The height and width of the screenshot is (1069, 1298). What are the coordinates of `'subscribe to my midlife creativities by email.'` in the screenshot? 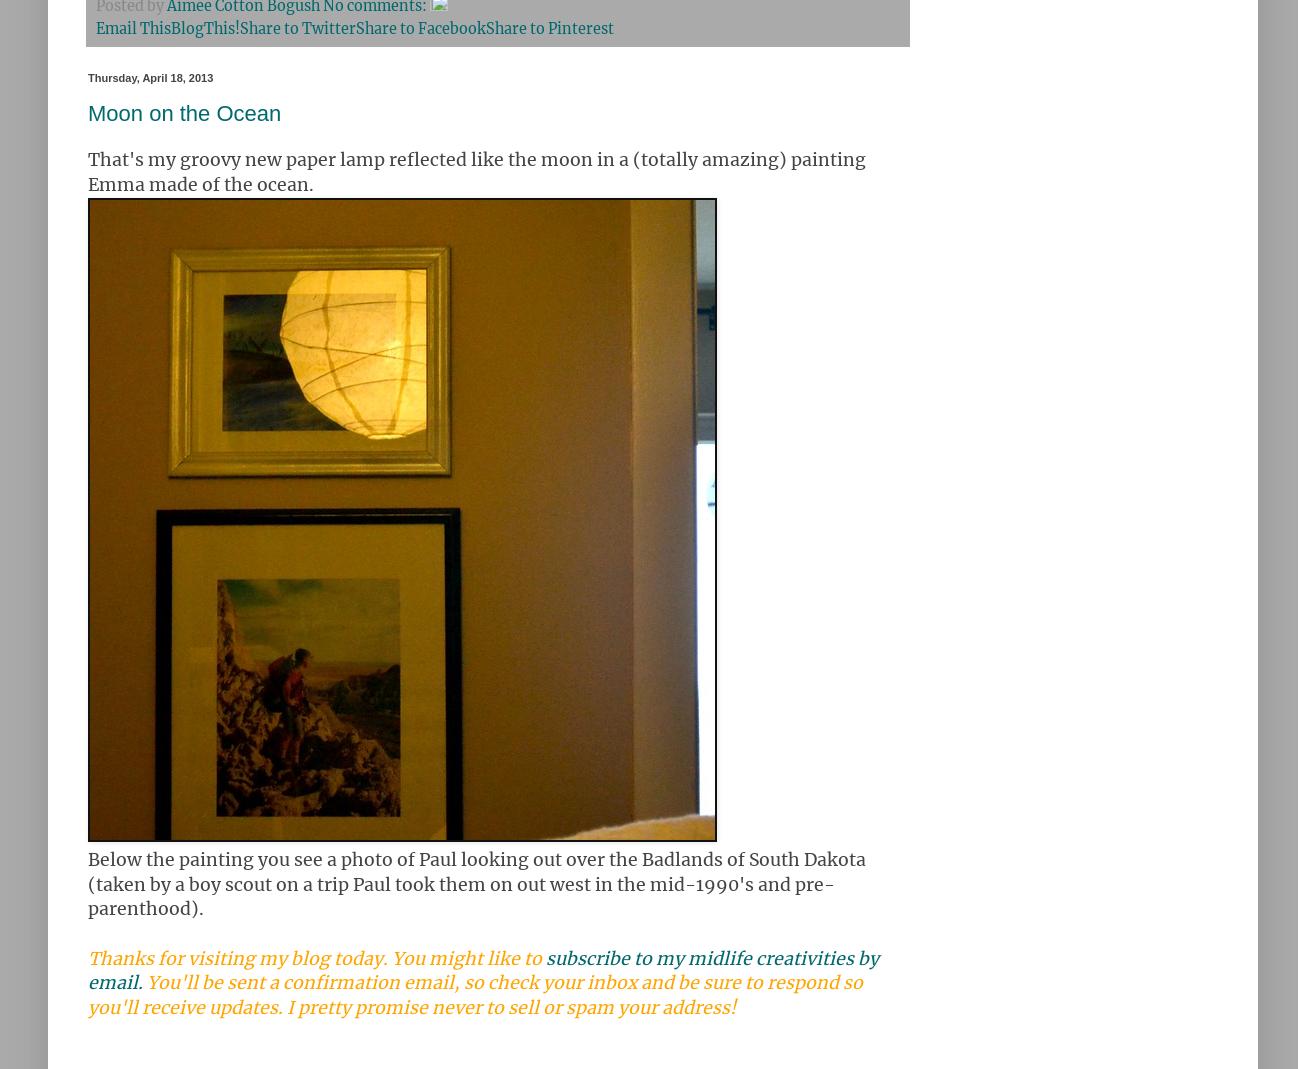 It's located at (88, 970).